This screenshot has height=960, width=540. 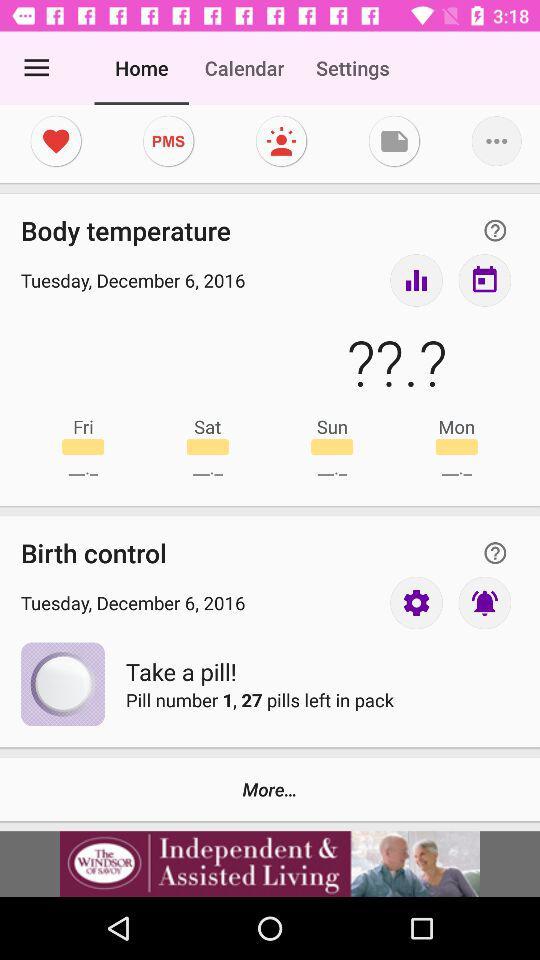 What do you see at coordinates (167, 140) in the screenshot?
I see `pms button` at bounding box center [167, 140].